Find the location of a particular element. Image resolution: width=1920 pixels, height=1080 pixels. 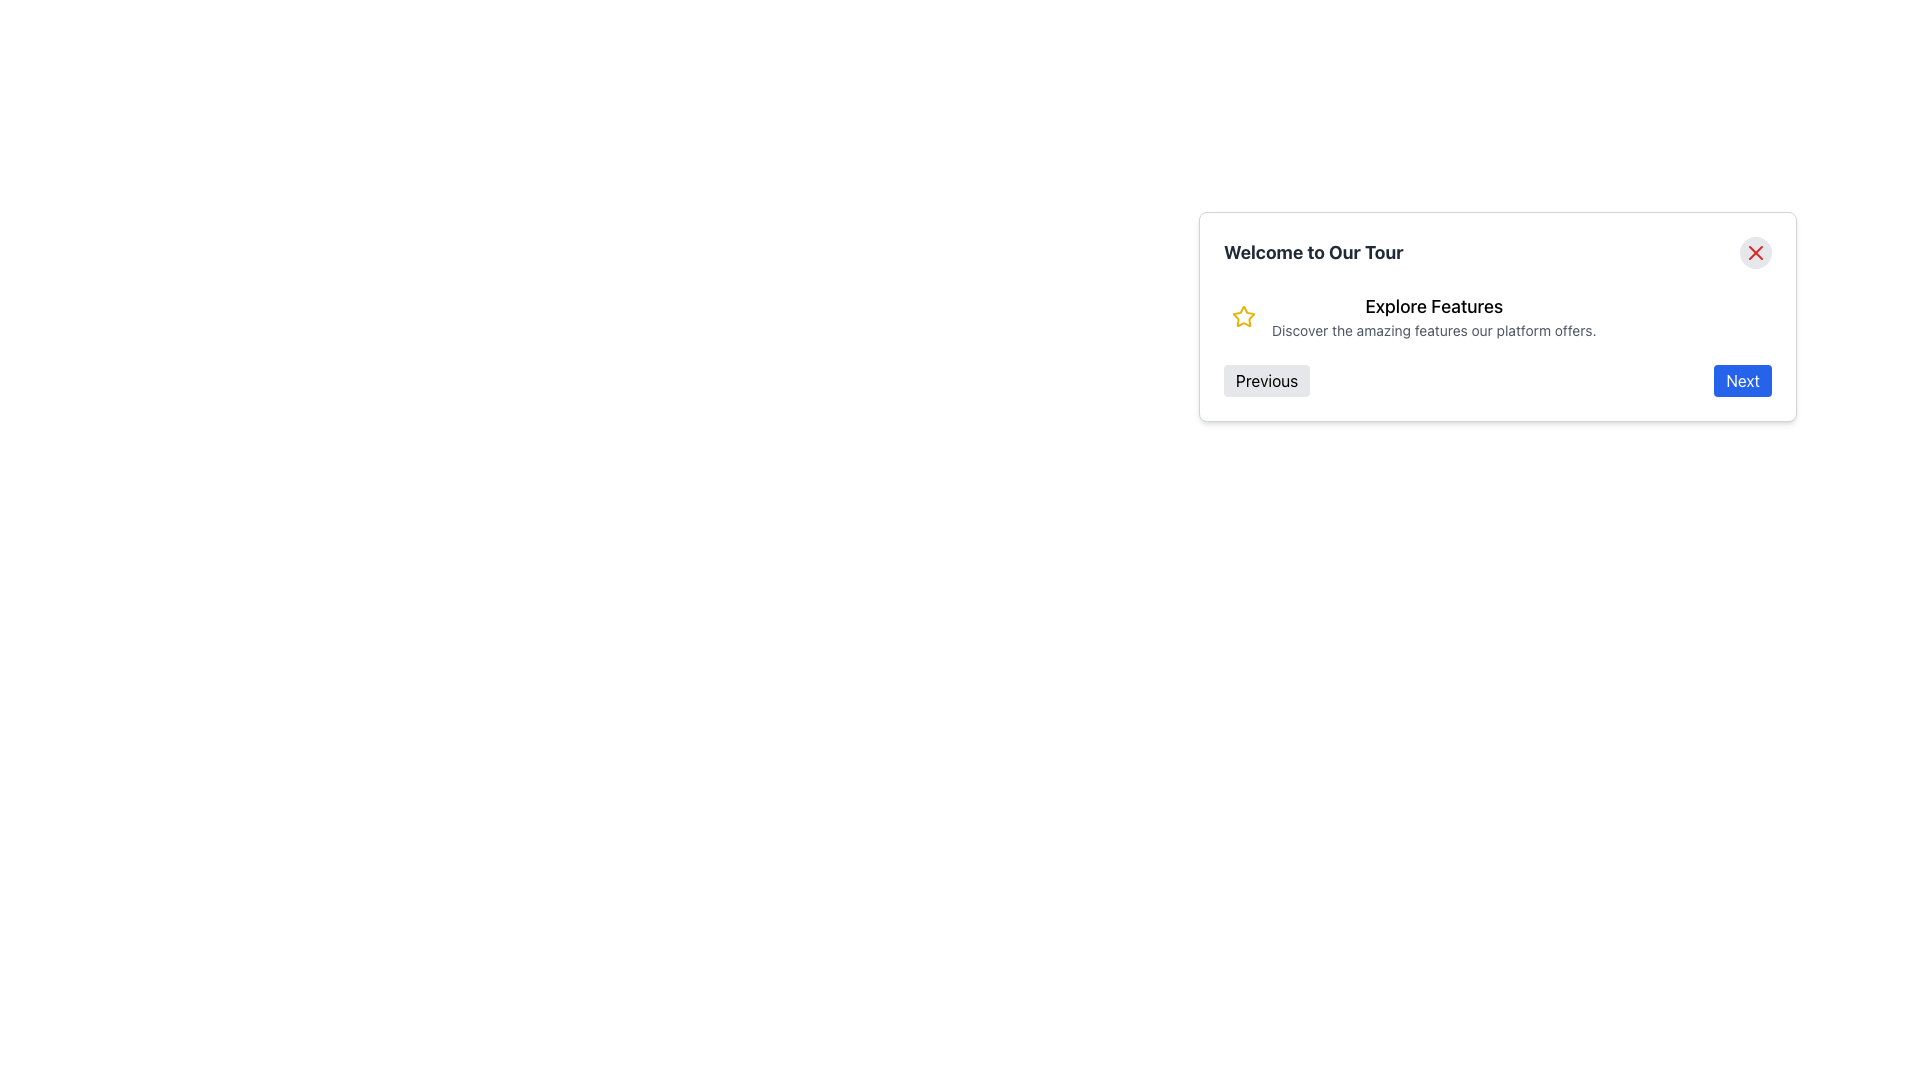

the close button located at the top-right corner of the dialog box is located at coordinates (1755, 252).